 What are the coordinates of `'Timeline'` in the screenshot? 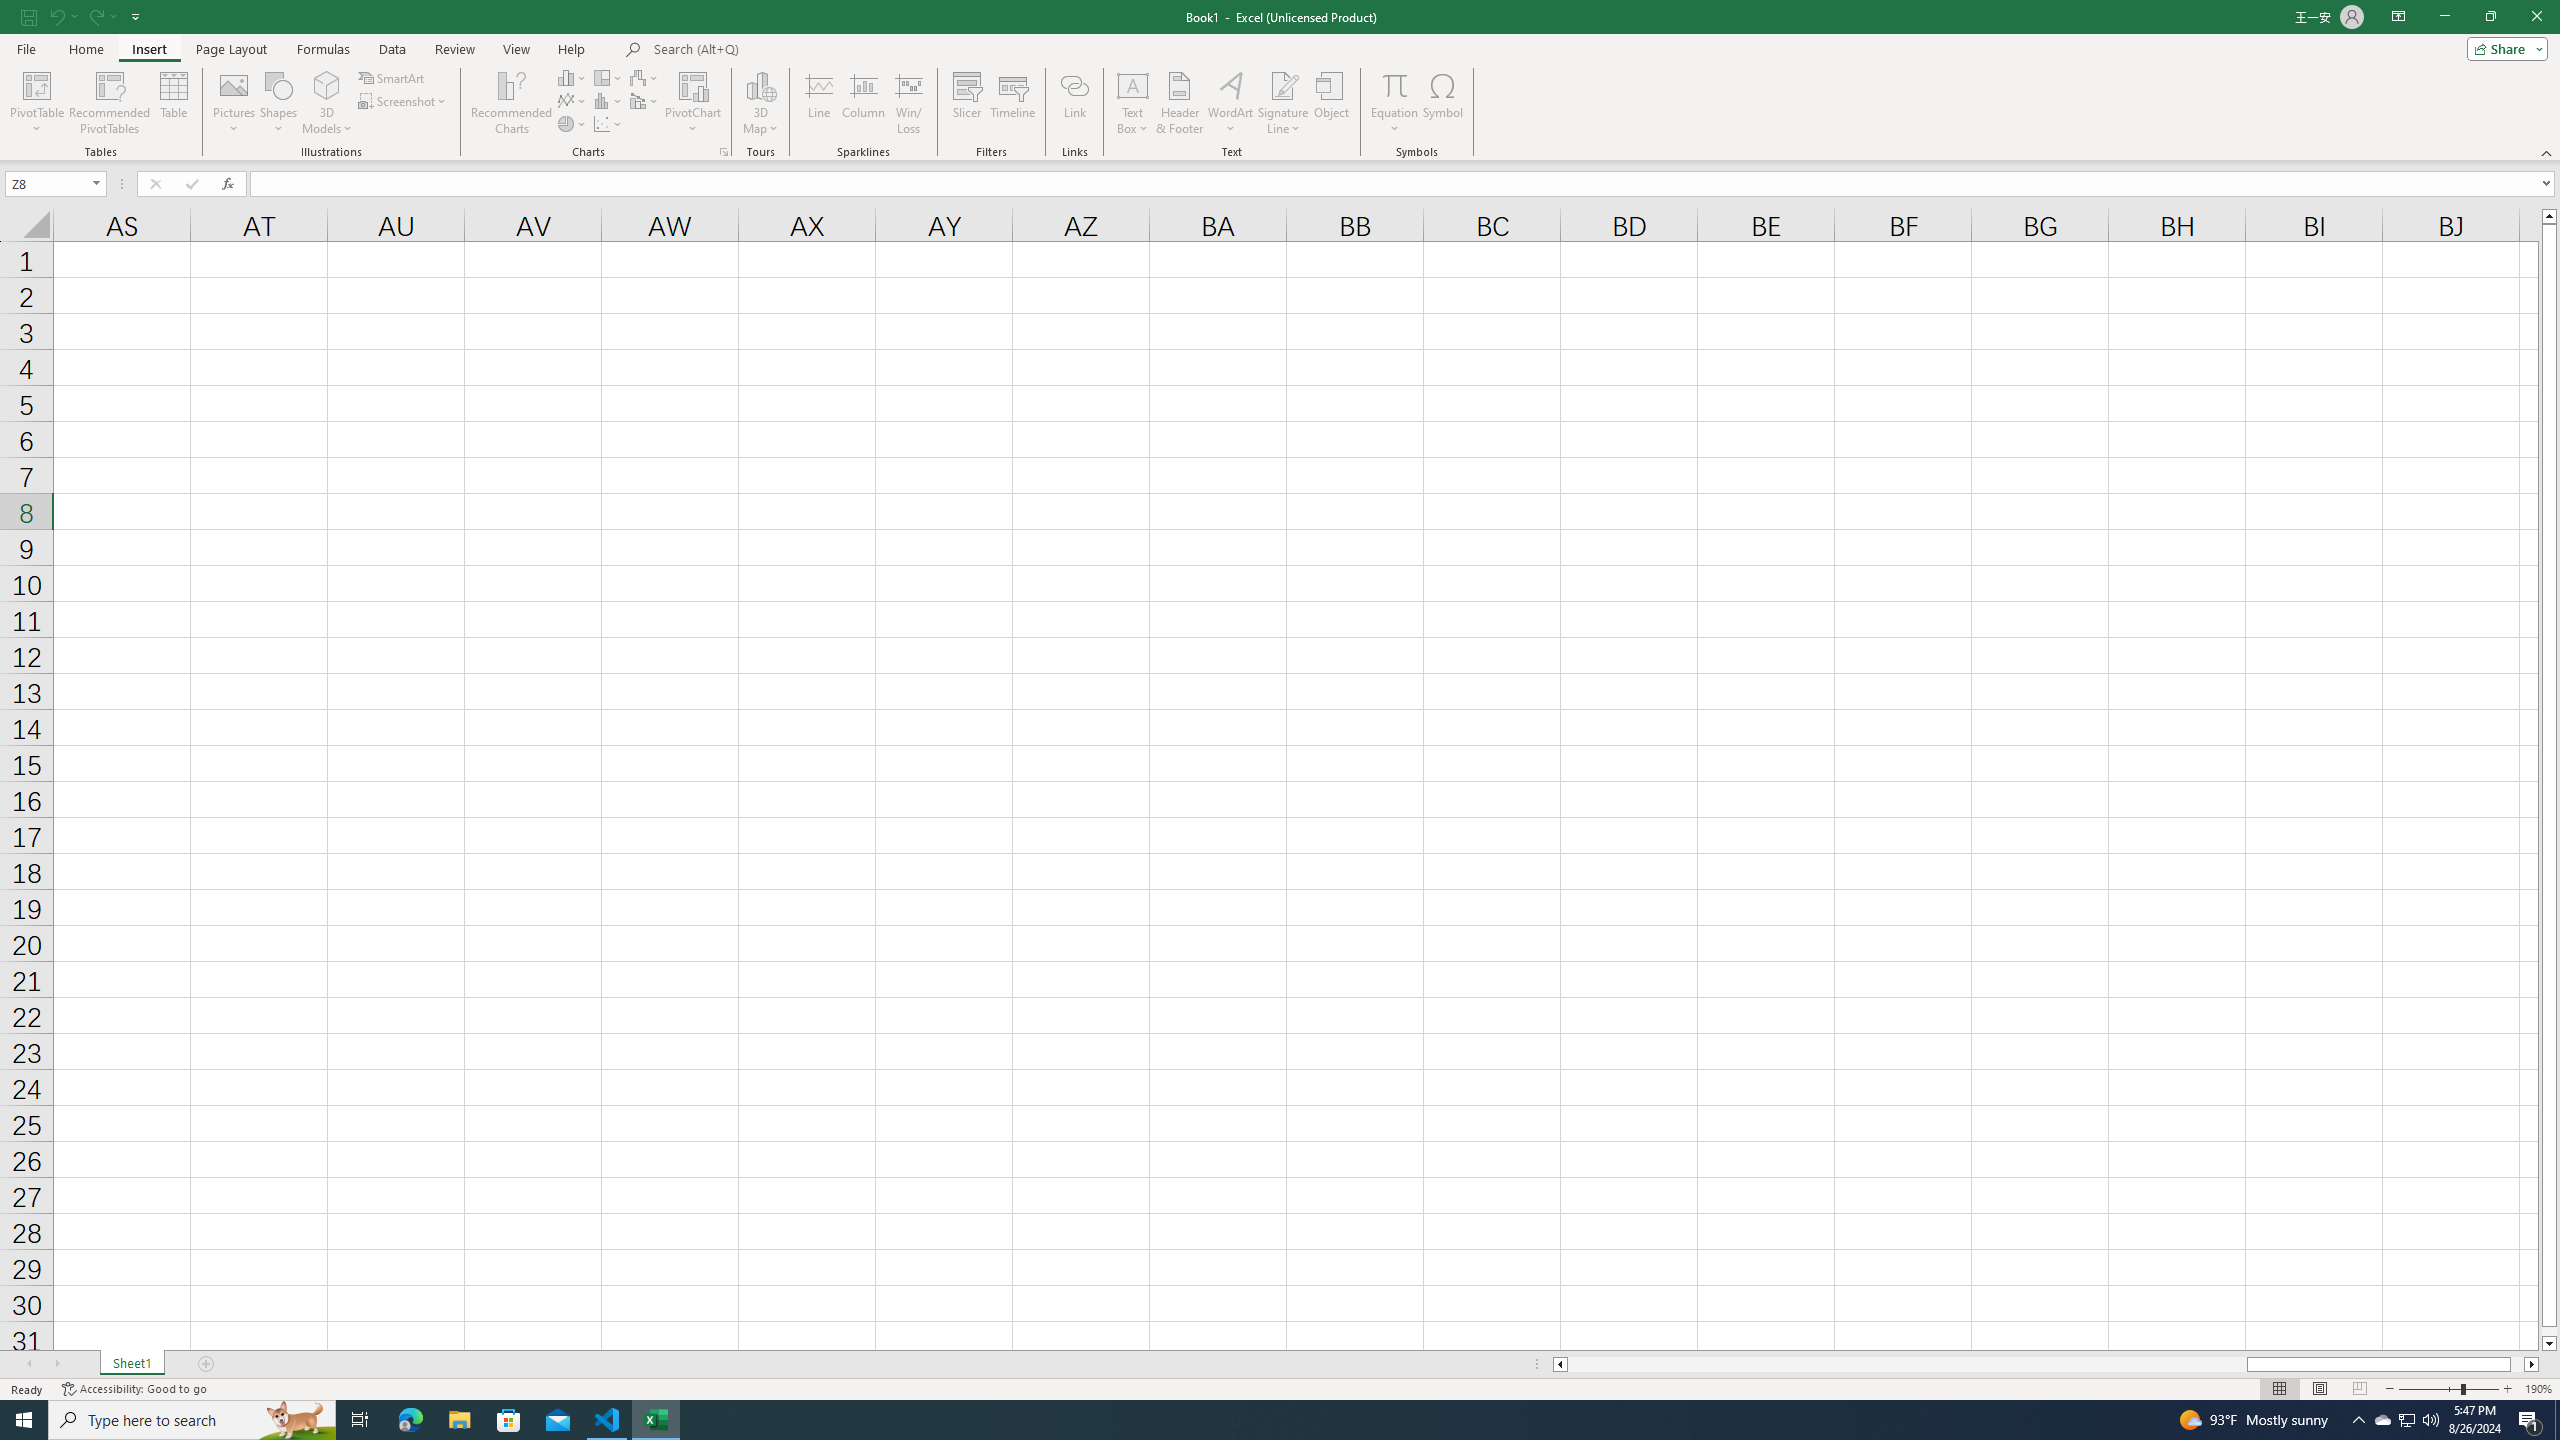 It's located at (1011, 103).